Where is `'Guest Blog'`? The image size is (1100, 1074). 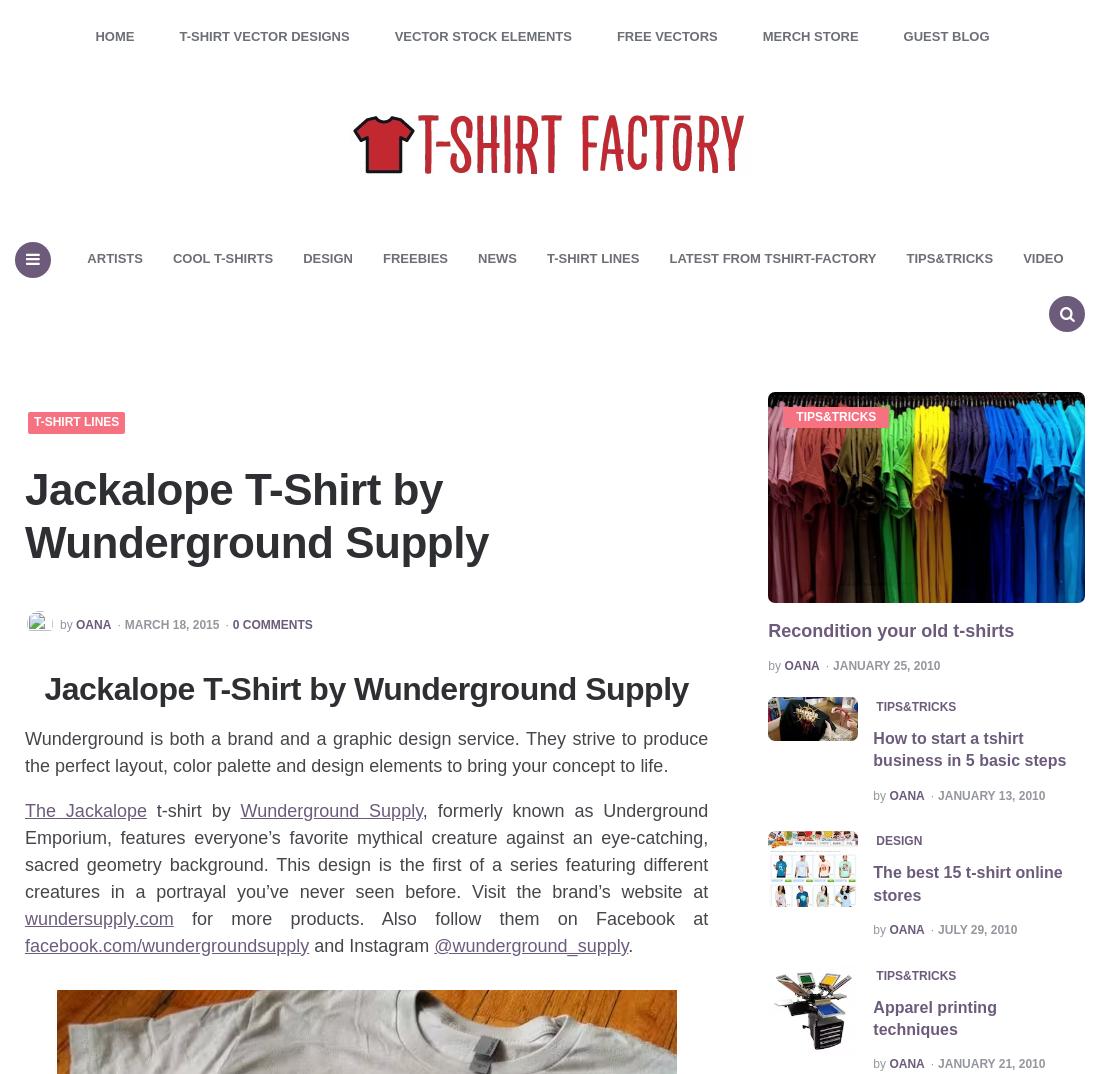
'Guest Blog' is located at coordinates (946, 35).